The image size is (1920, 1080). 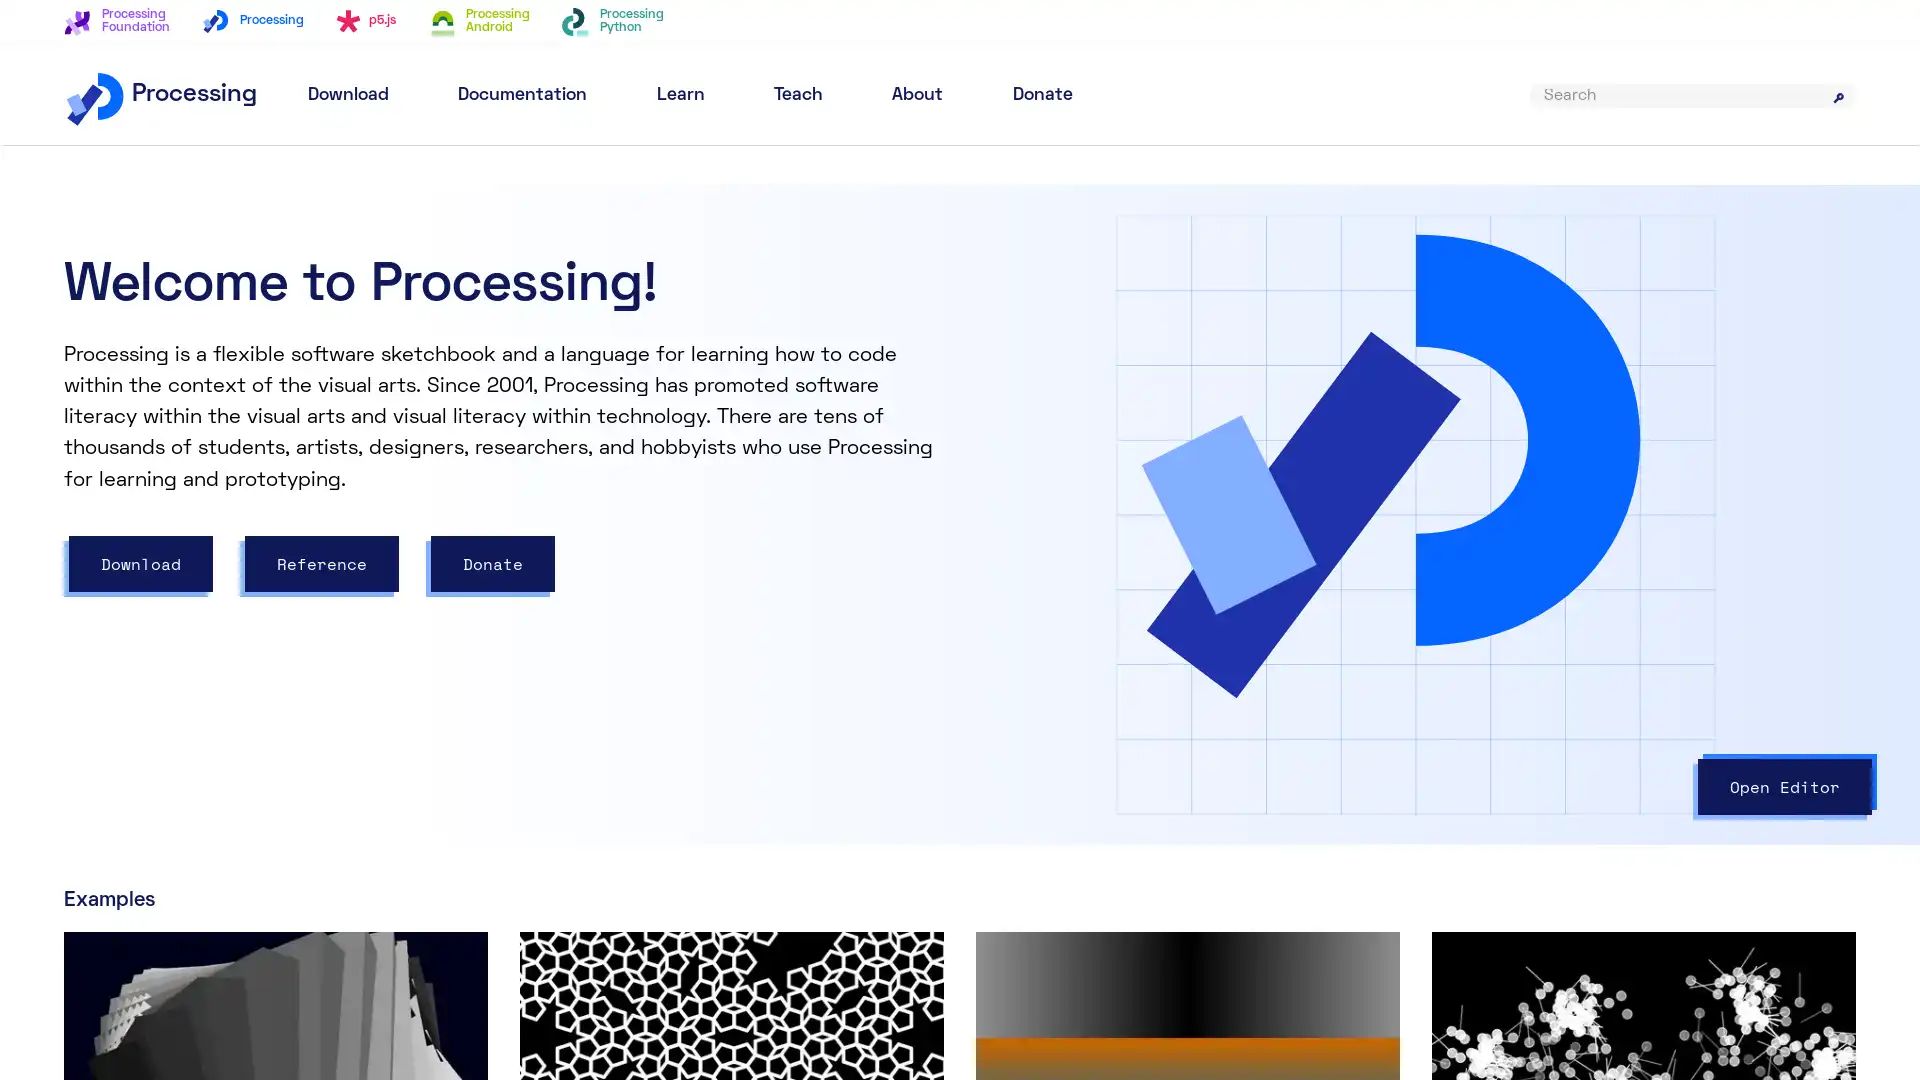 I want to click on change position, so click(x=1126, y=593).